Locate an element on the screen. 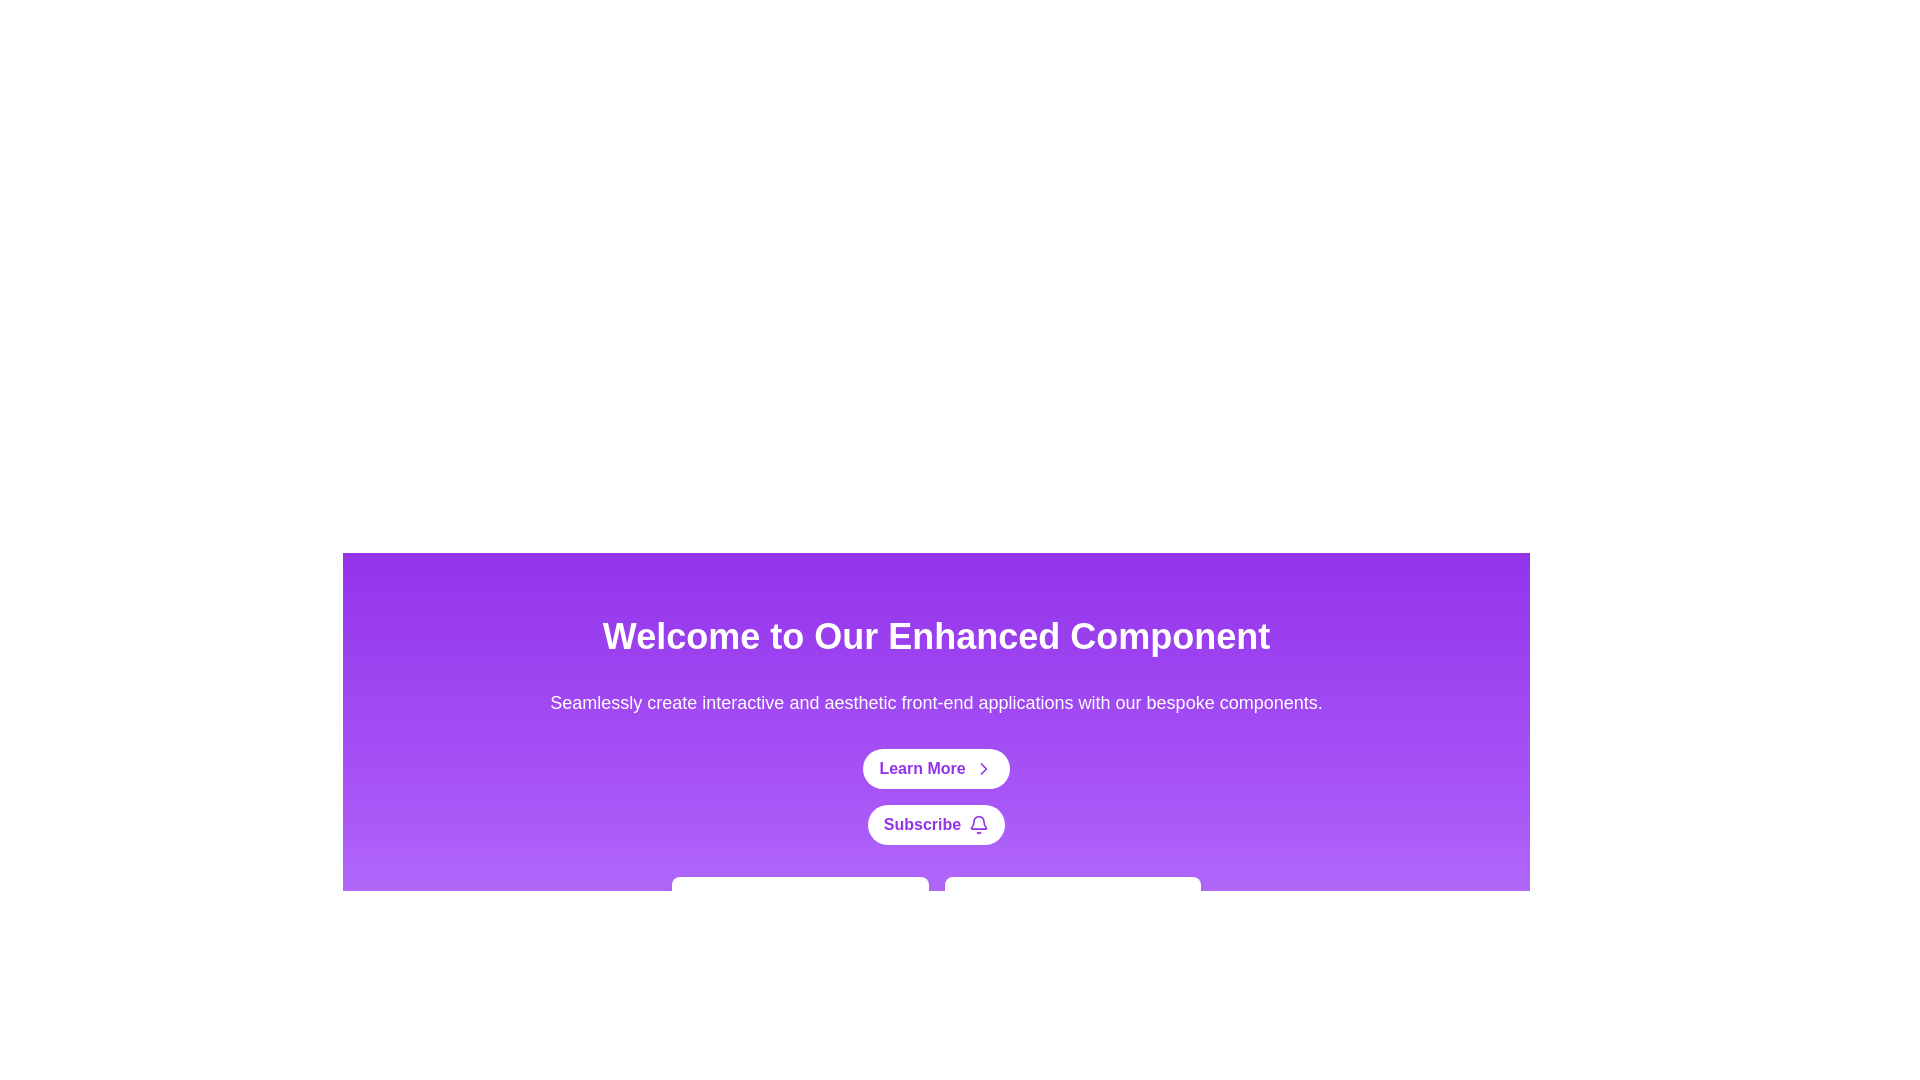 This screenshot has height=1080, width=1920. the icon located to the right of the 'Learn More' button, which indicates that pressing it will proceed to the next step or additional information is located at coordinates (983, 767).